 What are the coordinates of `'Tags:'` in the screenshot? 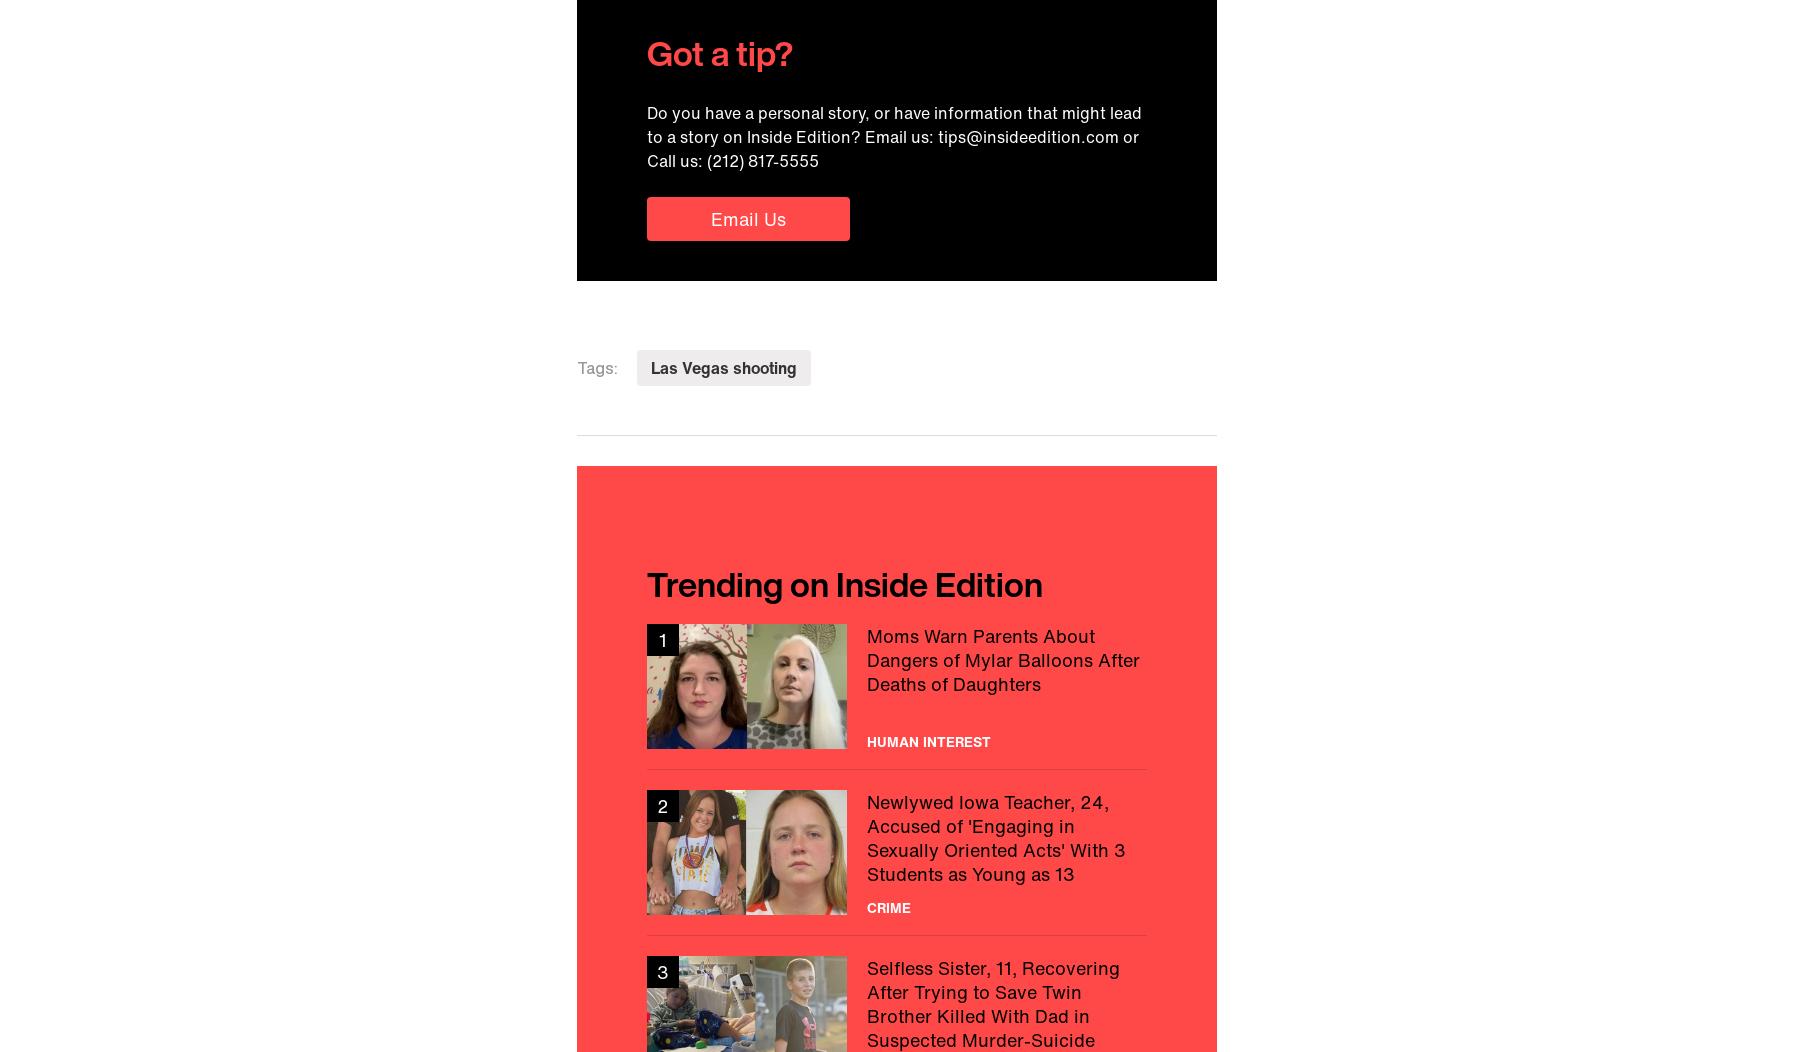 It's located at (597, 367).